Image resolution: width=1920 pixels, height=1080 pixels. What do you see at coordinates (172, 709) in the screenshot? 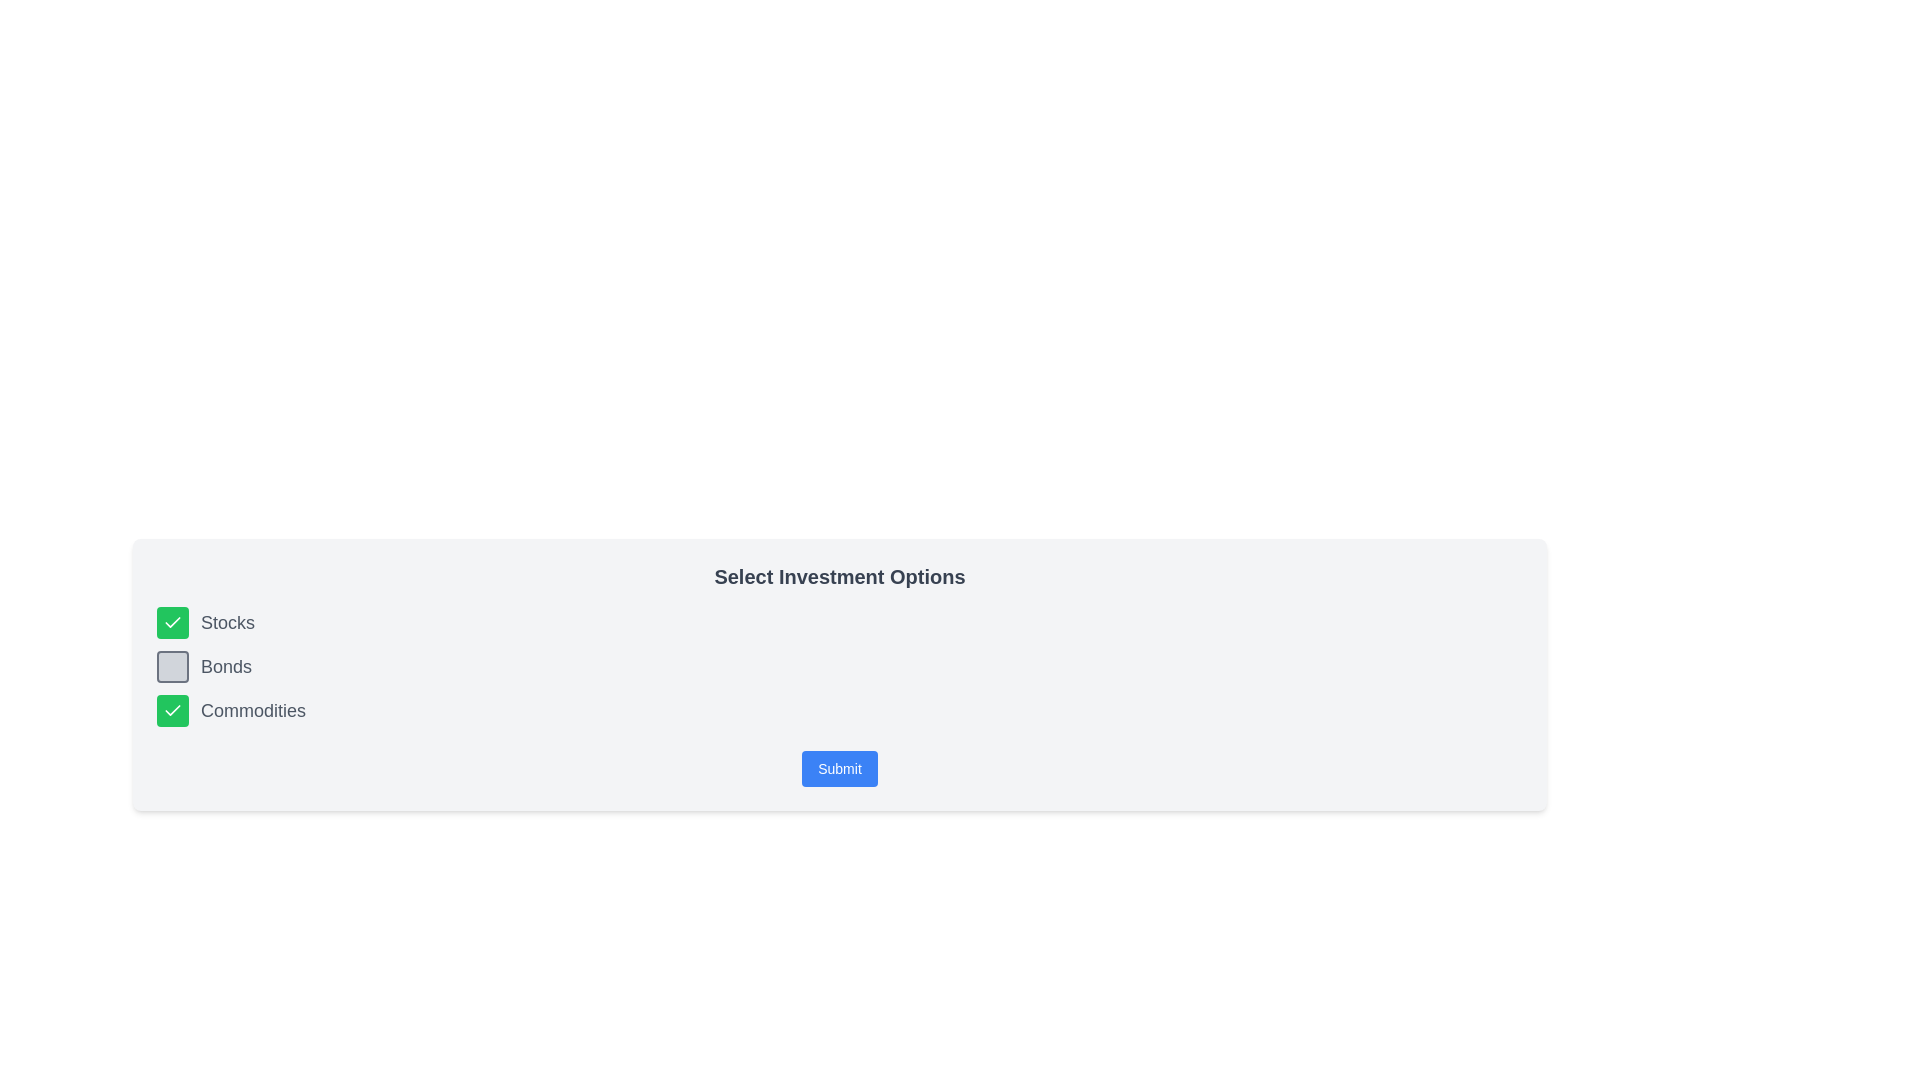
I see `the checkbox for 'Commodities'` at bounding box center [172, 709].